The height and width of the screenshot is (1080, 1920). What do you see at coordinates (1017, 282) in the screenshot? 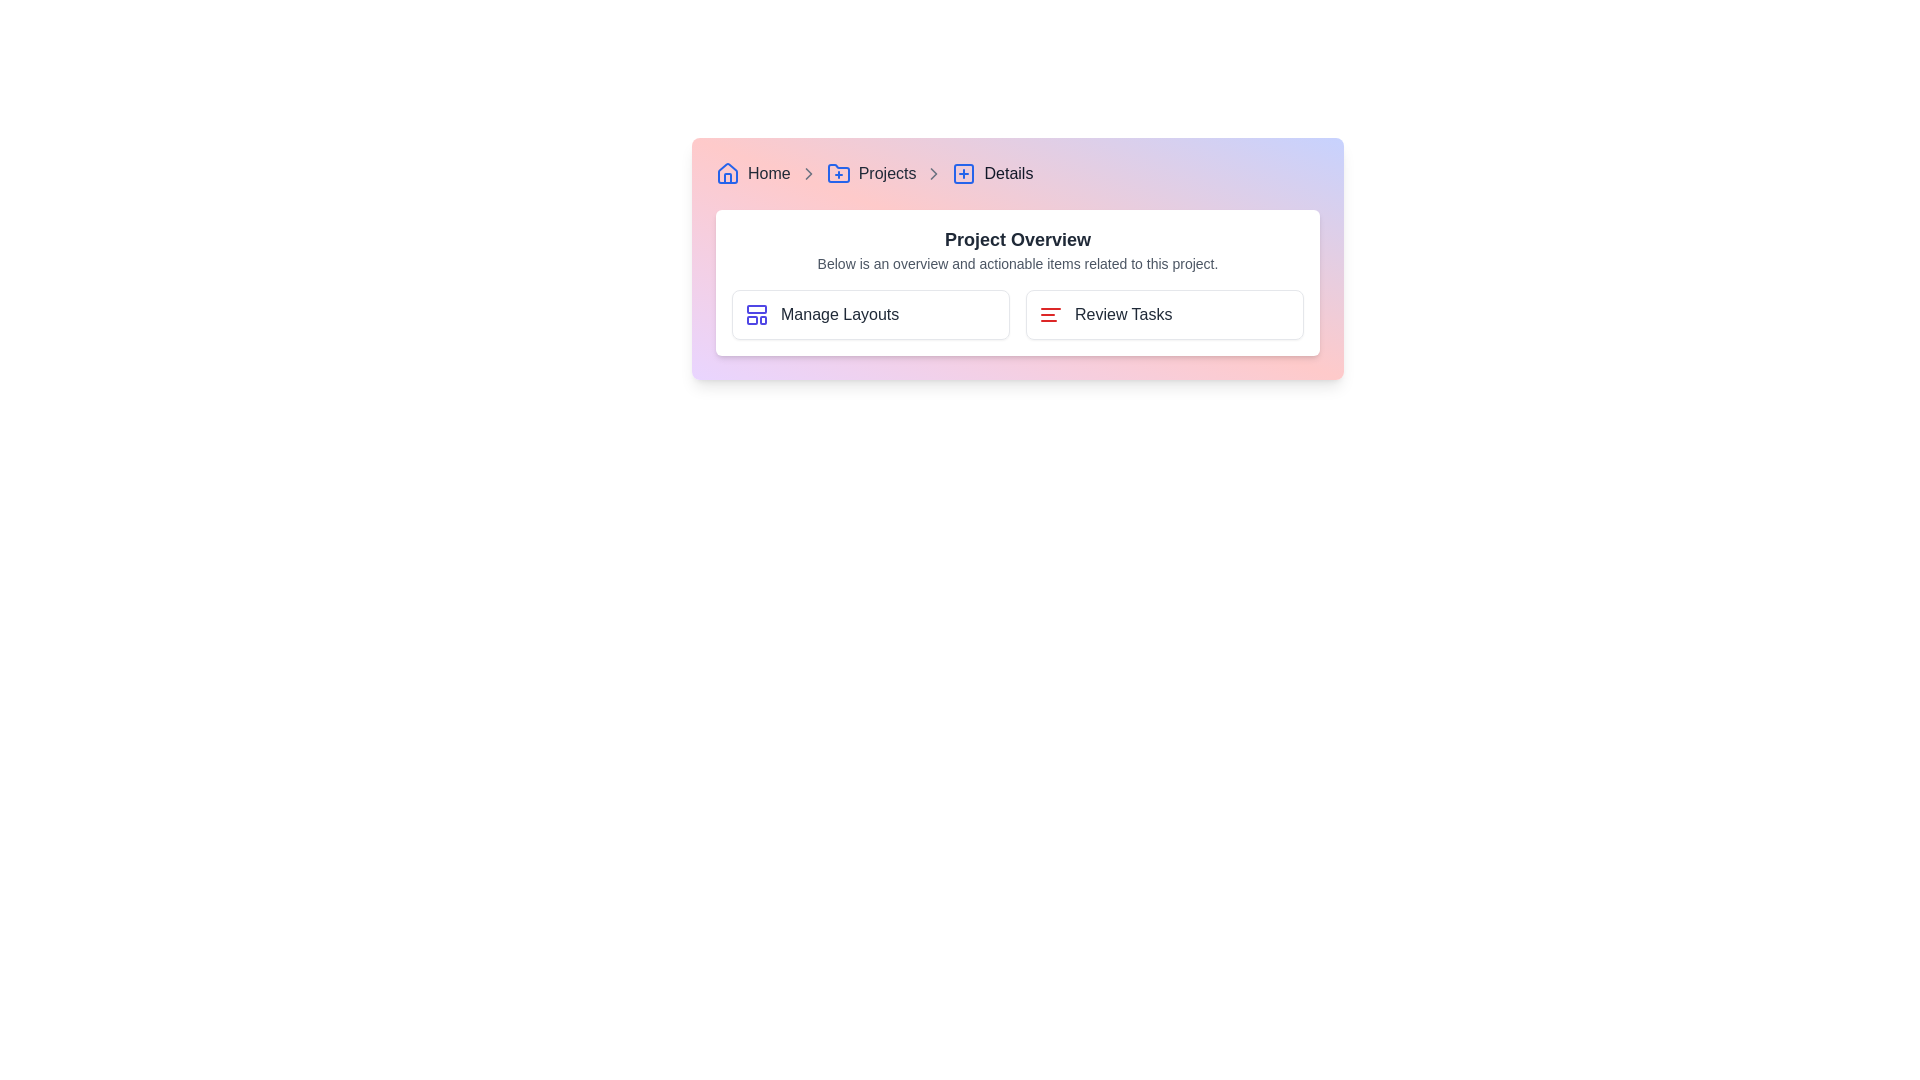
I see `the 'Manage Layouts' button located at the bottom of the 'Project Overview' informational card` at bounding box center [1017, 282].